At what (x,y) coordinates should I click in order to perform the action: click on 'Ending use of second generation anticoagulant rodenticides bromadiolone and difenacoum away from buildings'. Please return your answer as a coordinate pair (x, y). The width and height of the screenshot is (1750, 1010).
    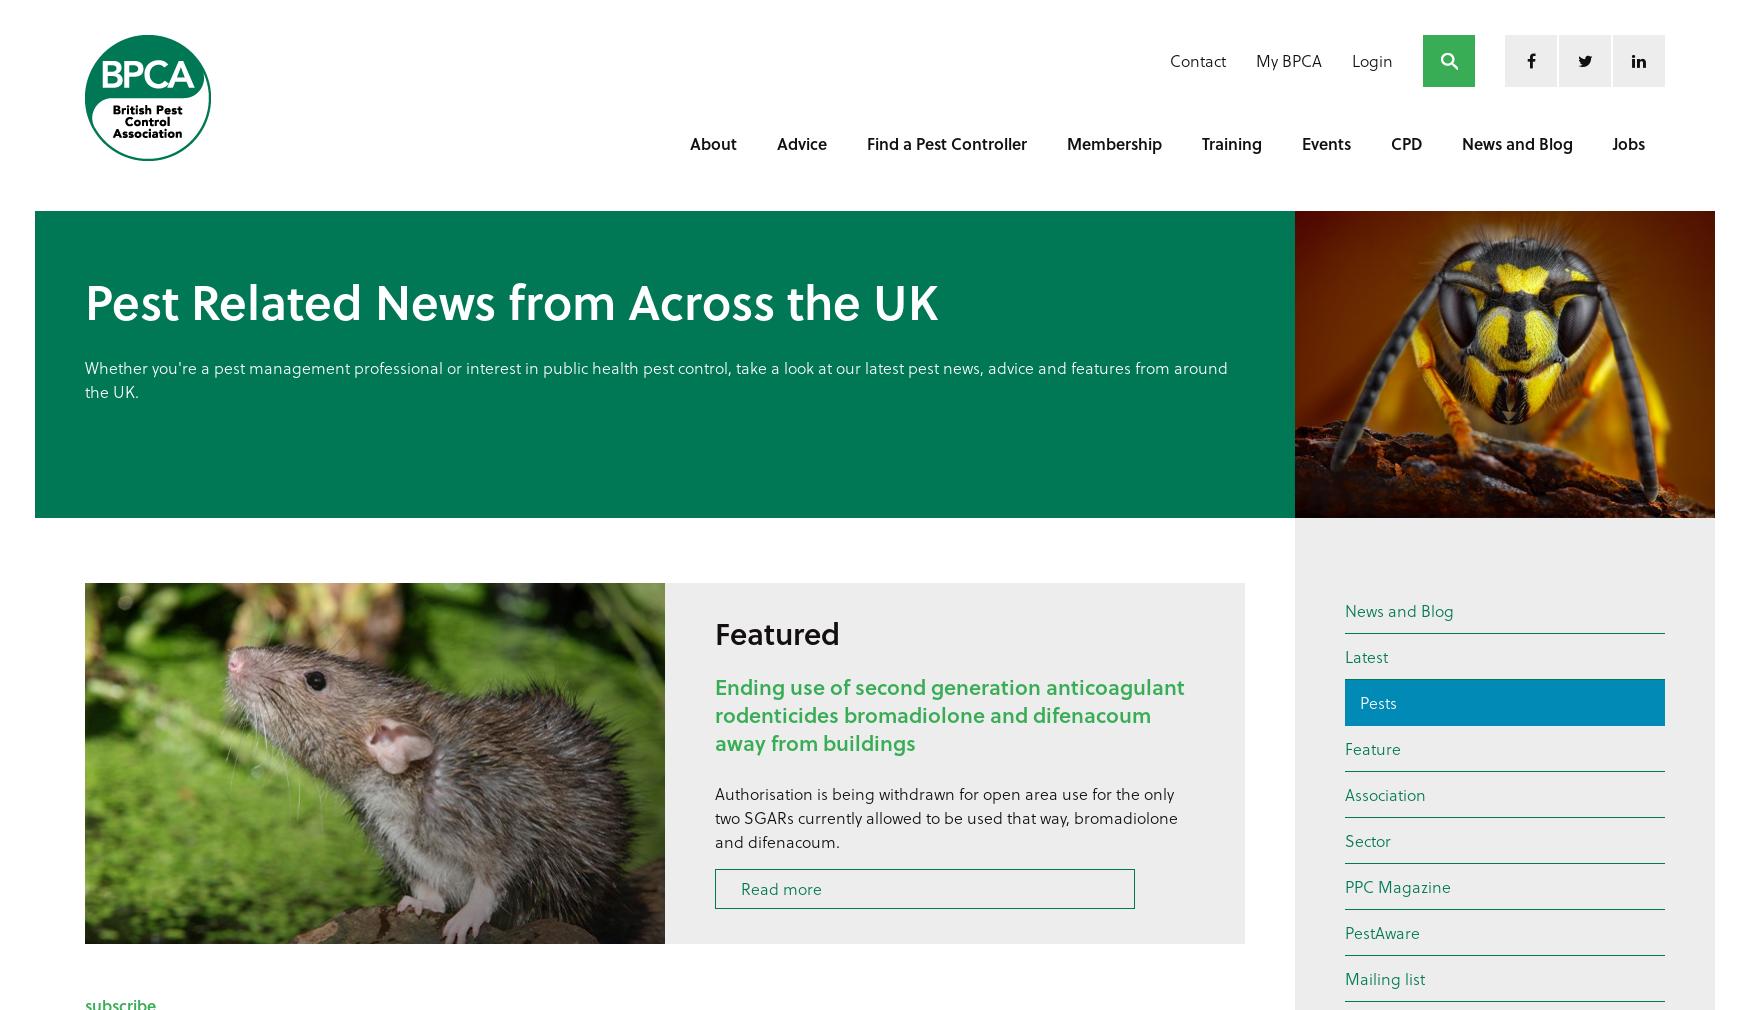
    Looking at the image, I should click on (950, 713).